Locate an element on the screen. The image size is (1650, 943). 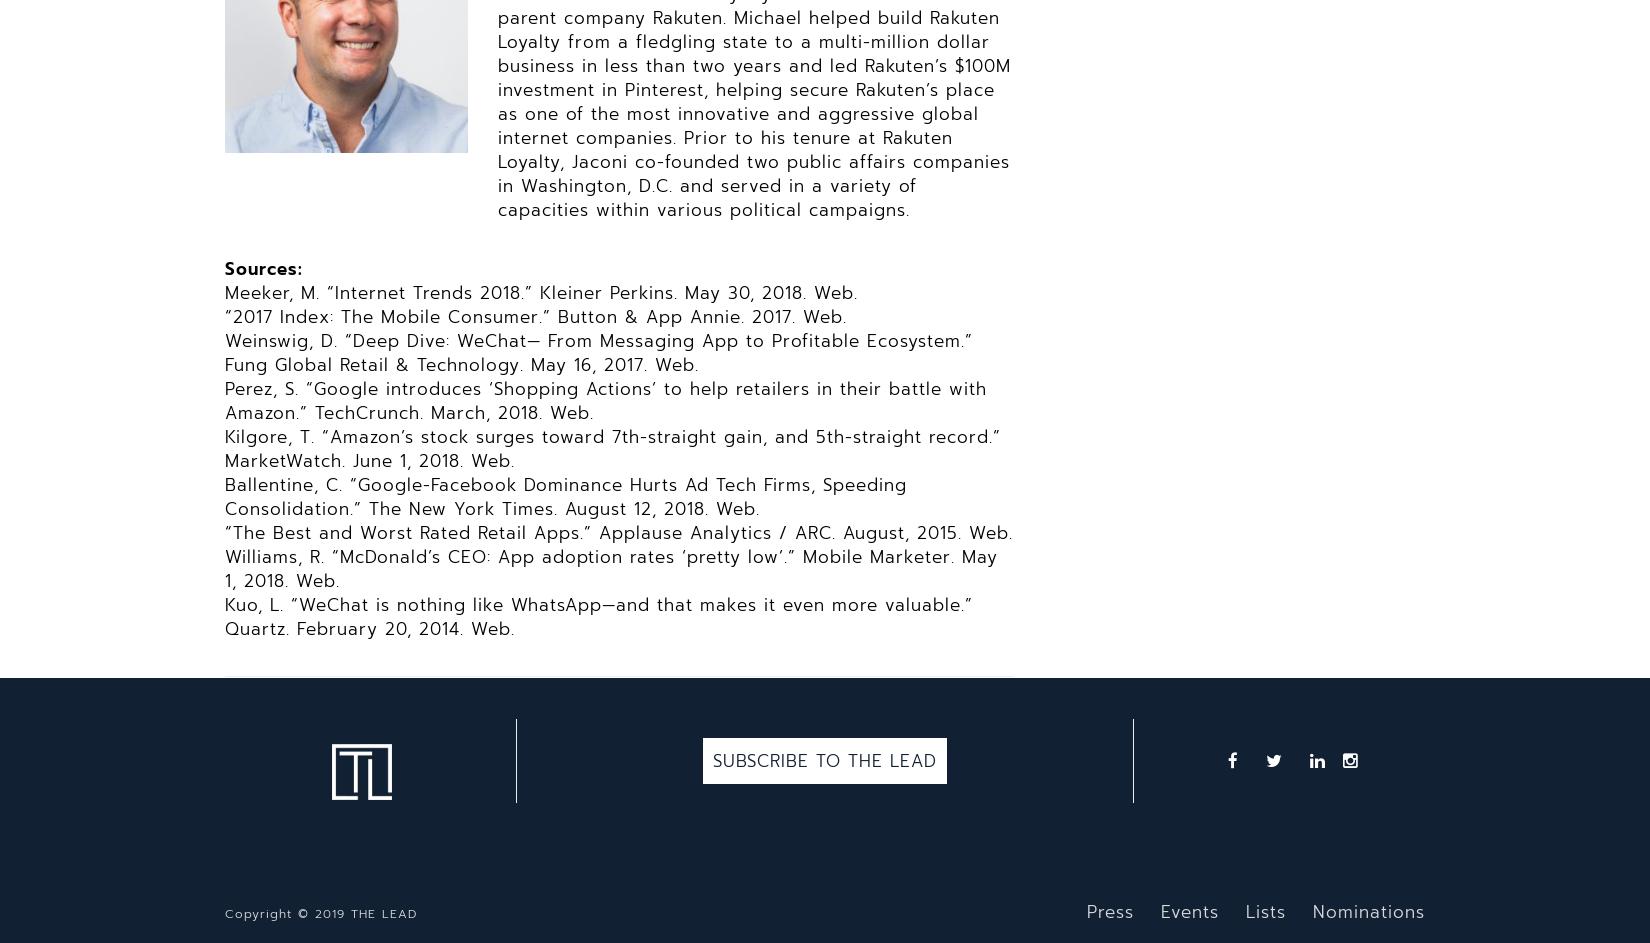
'Lists' is located at coordinates (1265, 910).